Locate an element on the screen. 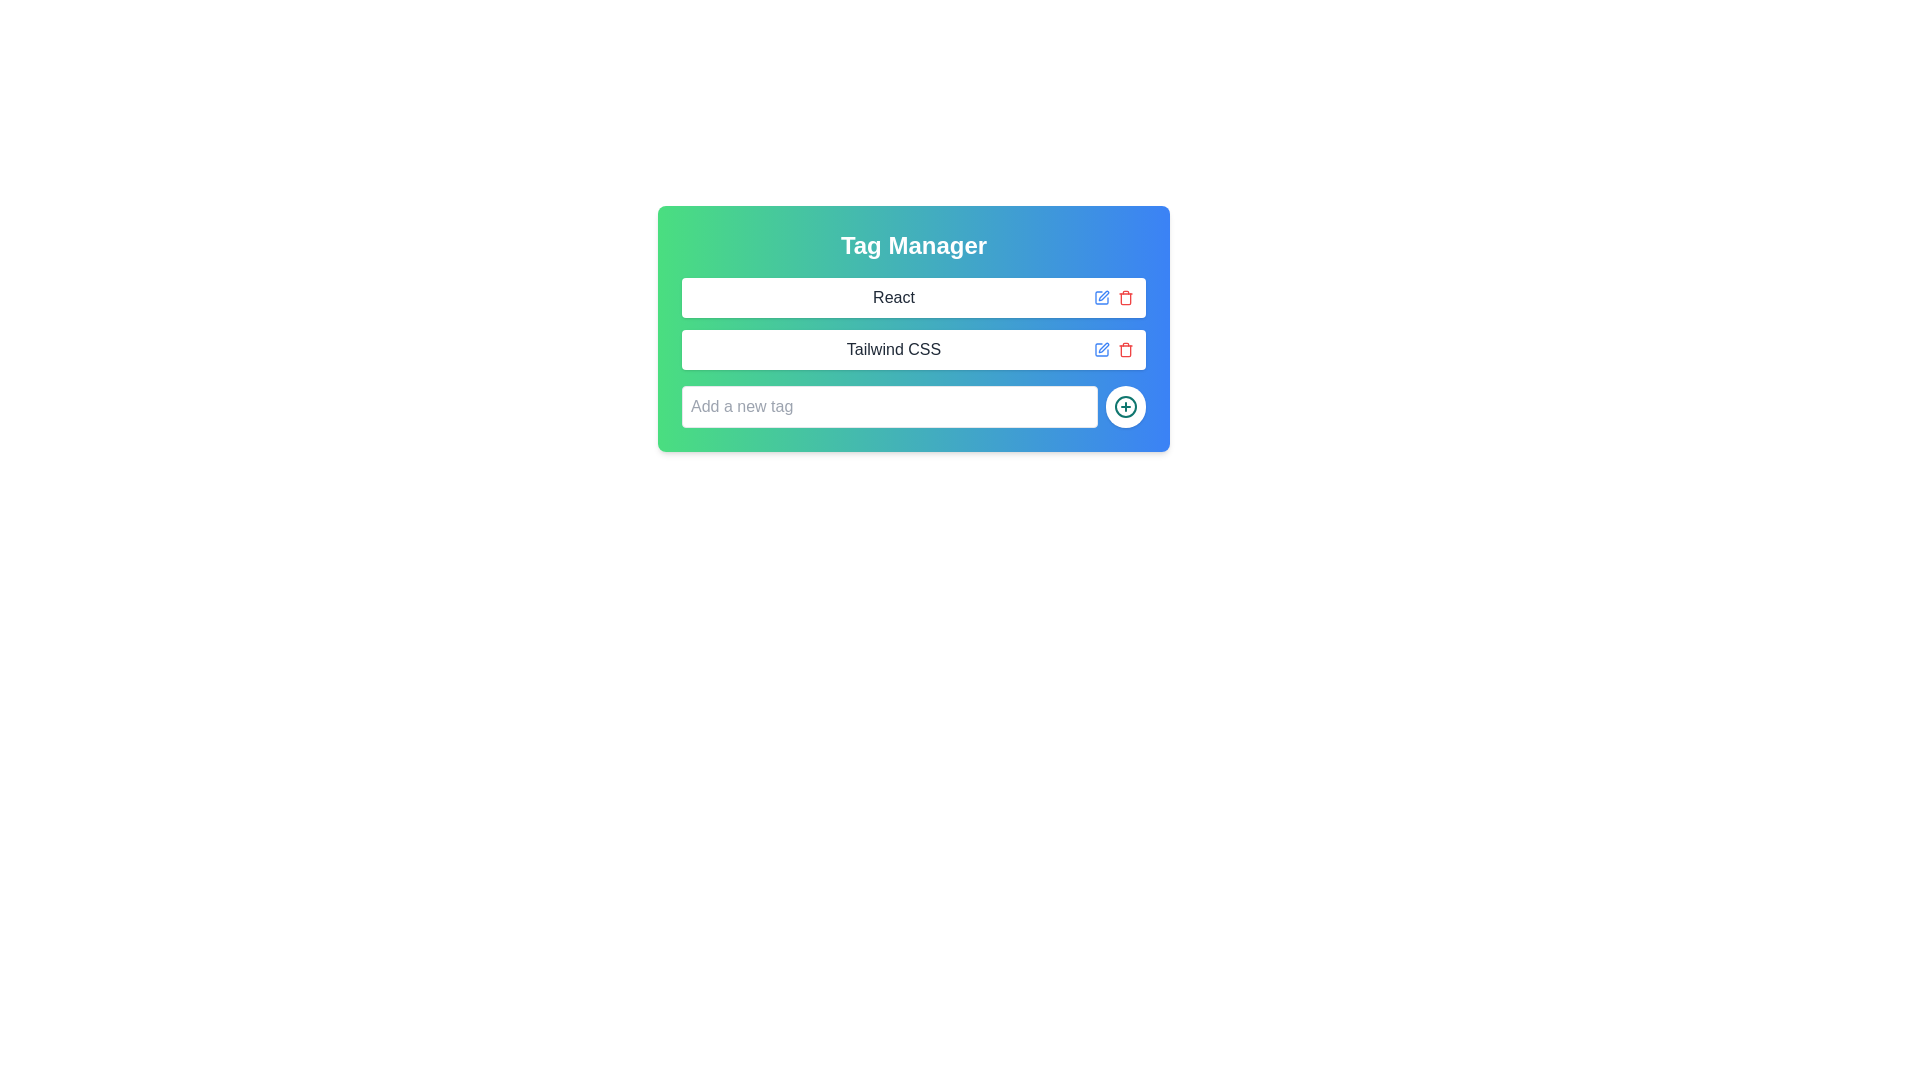 The image size is (1920, 1080). the Circular button icon with a teal color and a plus sign in the center, located at the bottom-right corner of the 'Add a new tag' input field in the 'Tag Manager' card interface is located at coordinates (1126, 406).